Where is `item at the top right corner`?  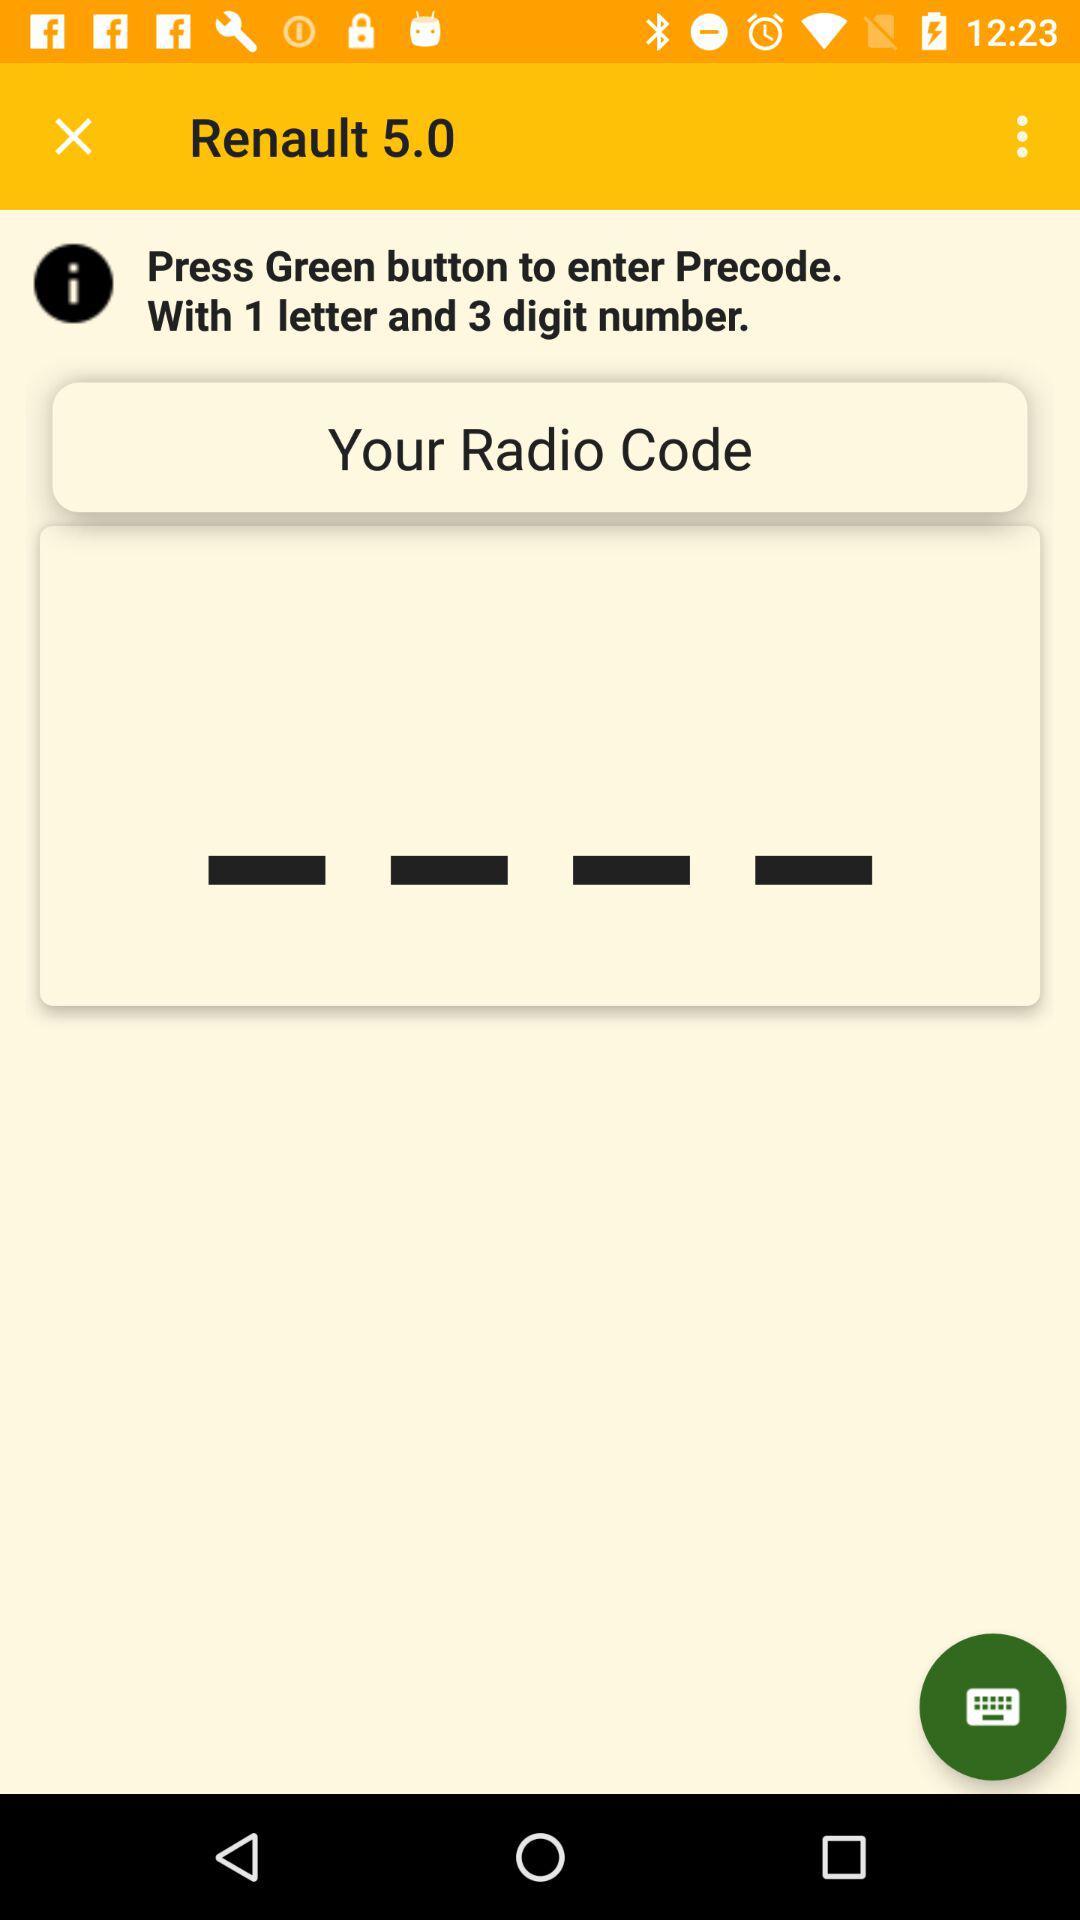
item at the top right corner is located at coordinates (1027, 135).